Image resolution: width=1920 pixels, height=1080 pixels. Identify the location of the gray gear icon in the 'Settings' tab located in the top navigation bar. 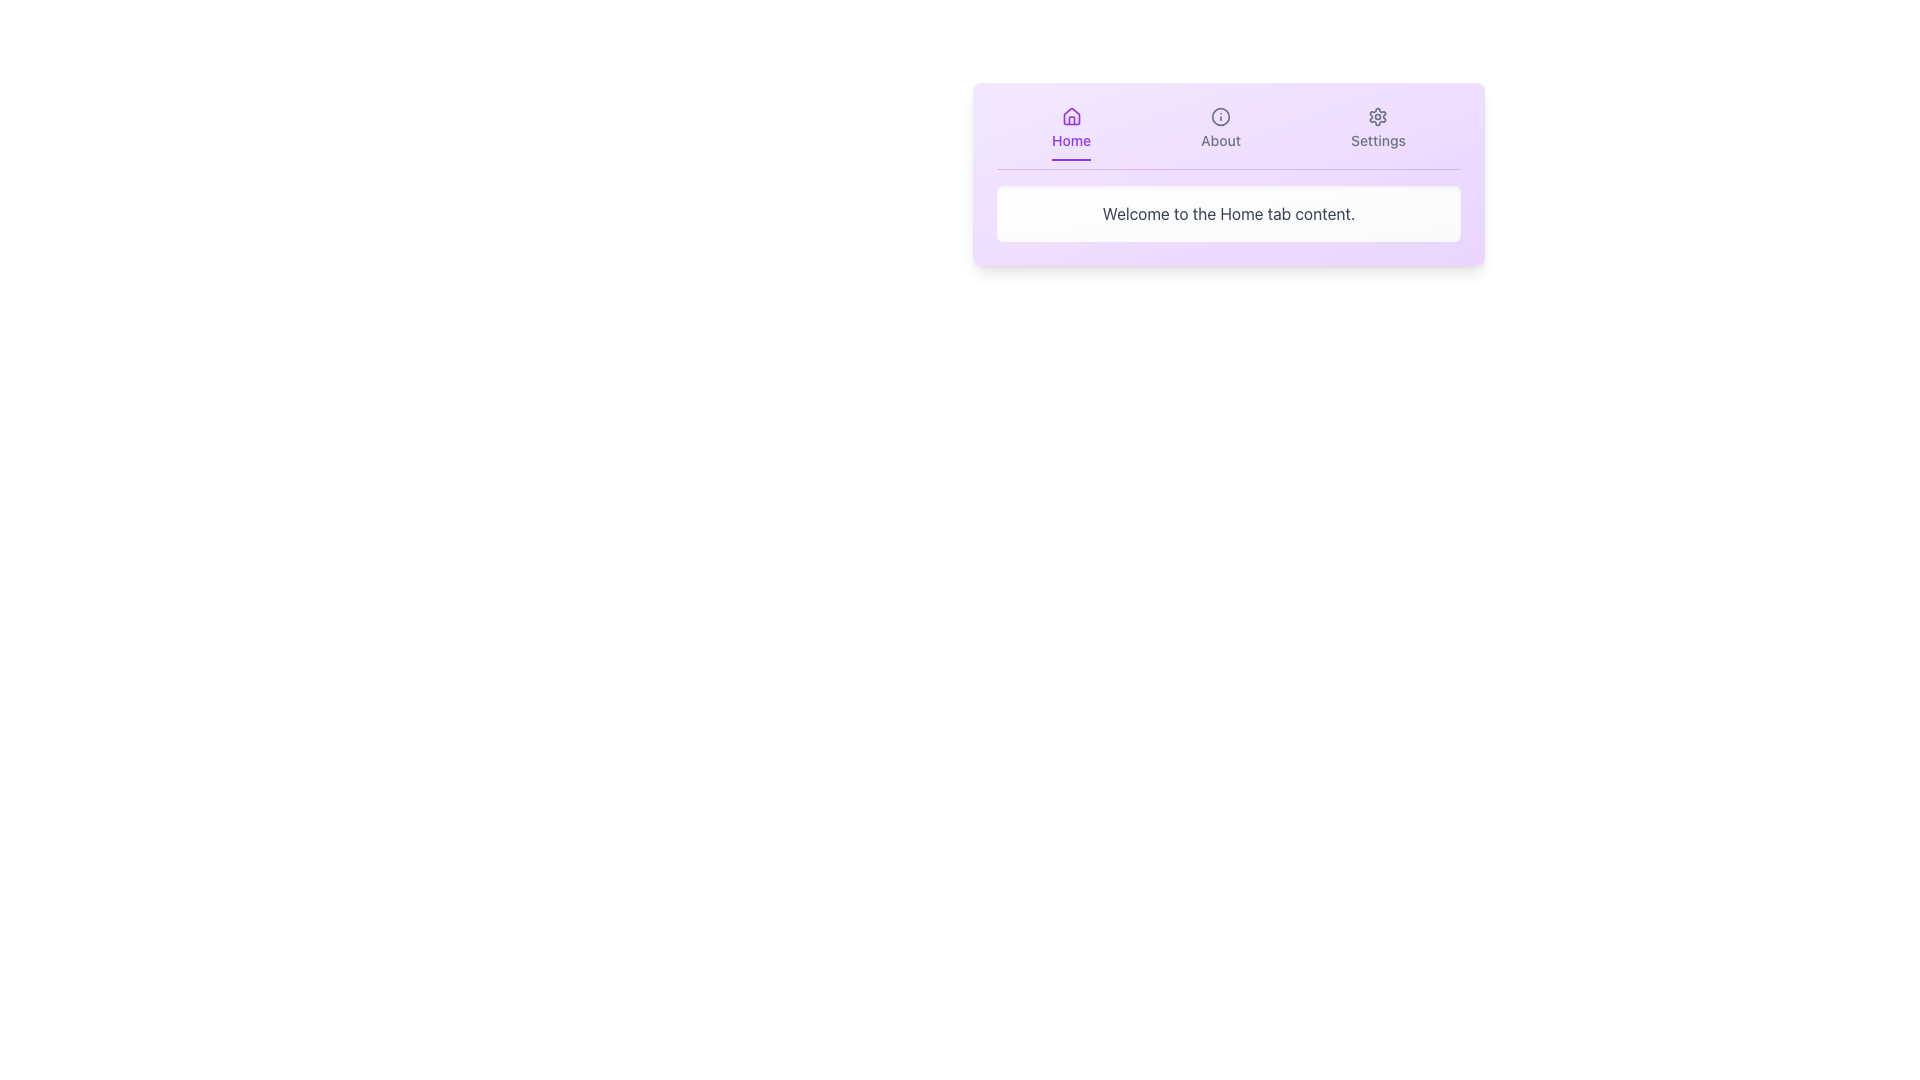
(1377, 116).